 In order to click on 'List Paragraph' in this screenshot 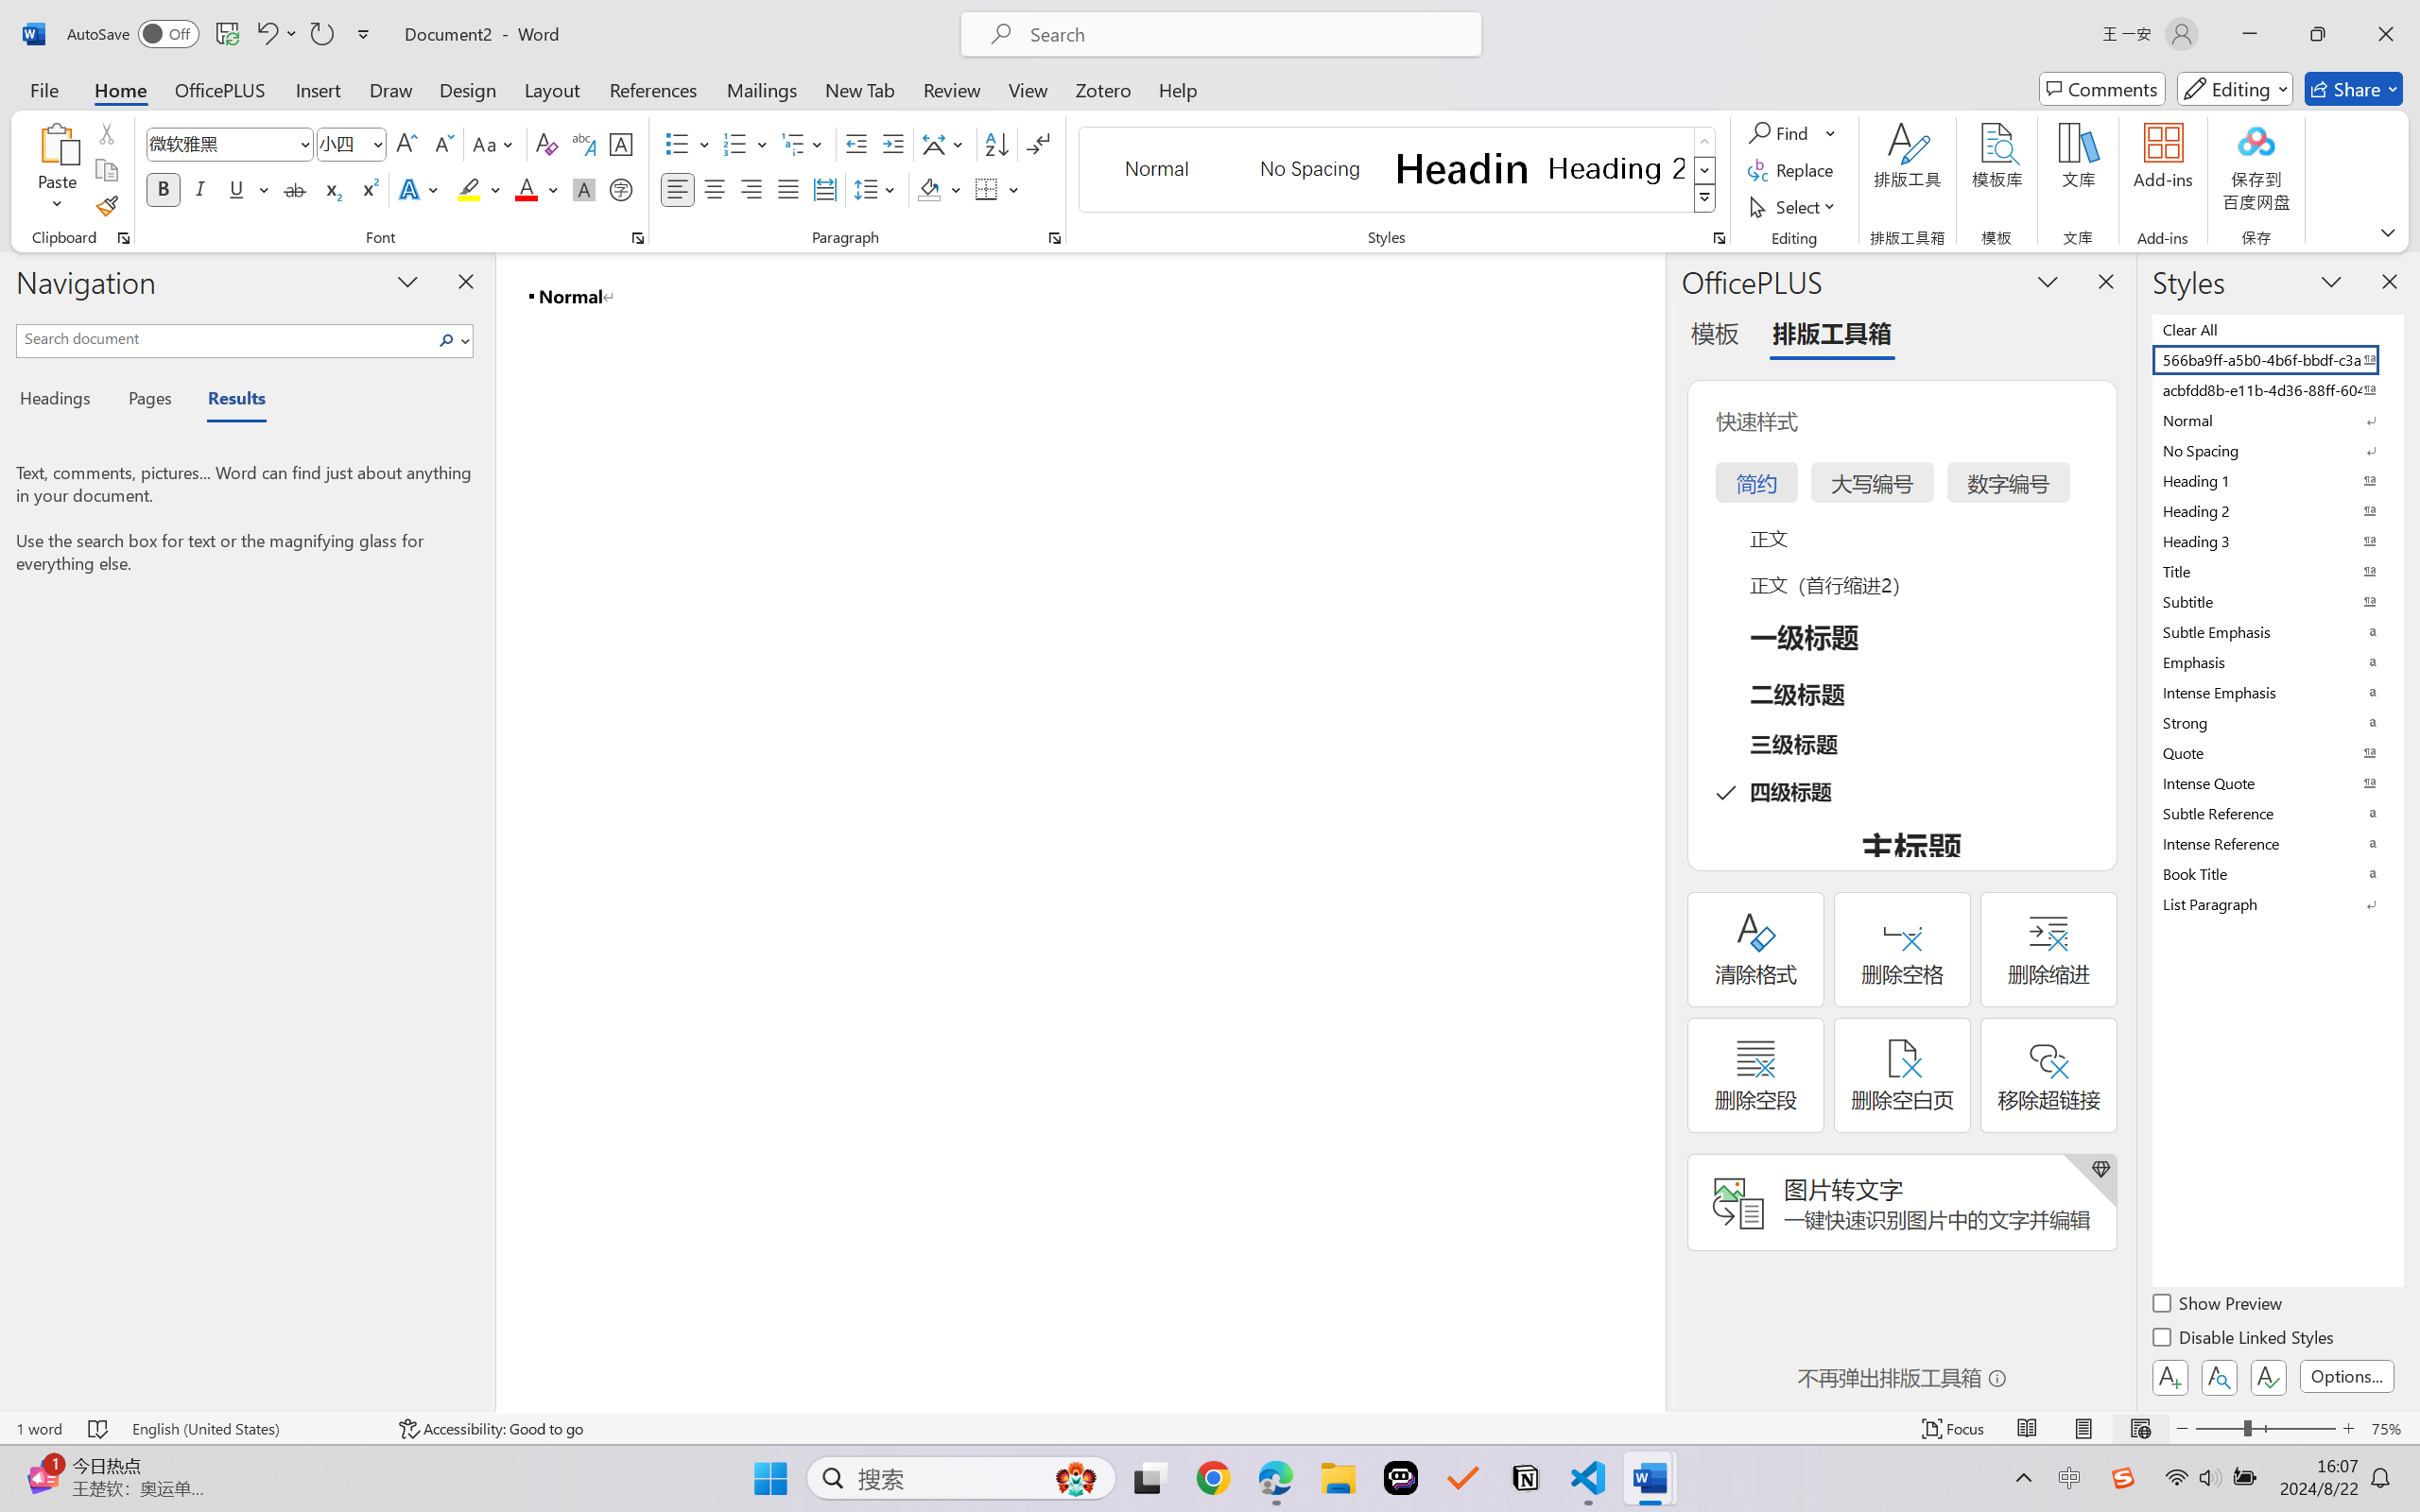, I will do `click(2275, 902)`.